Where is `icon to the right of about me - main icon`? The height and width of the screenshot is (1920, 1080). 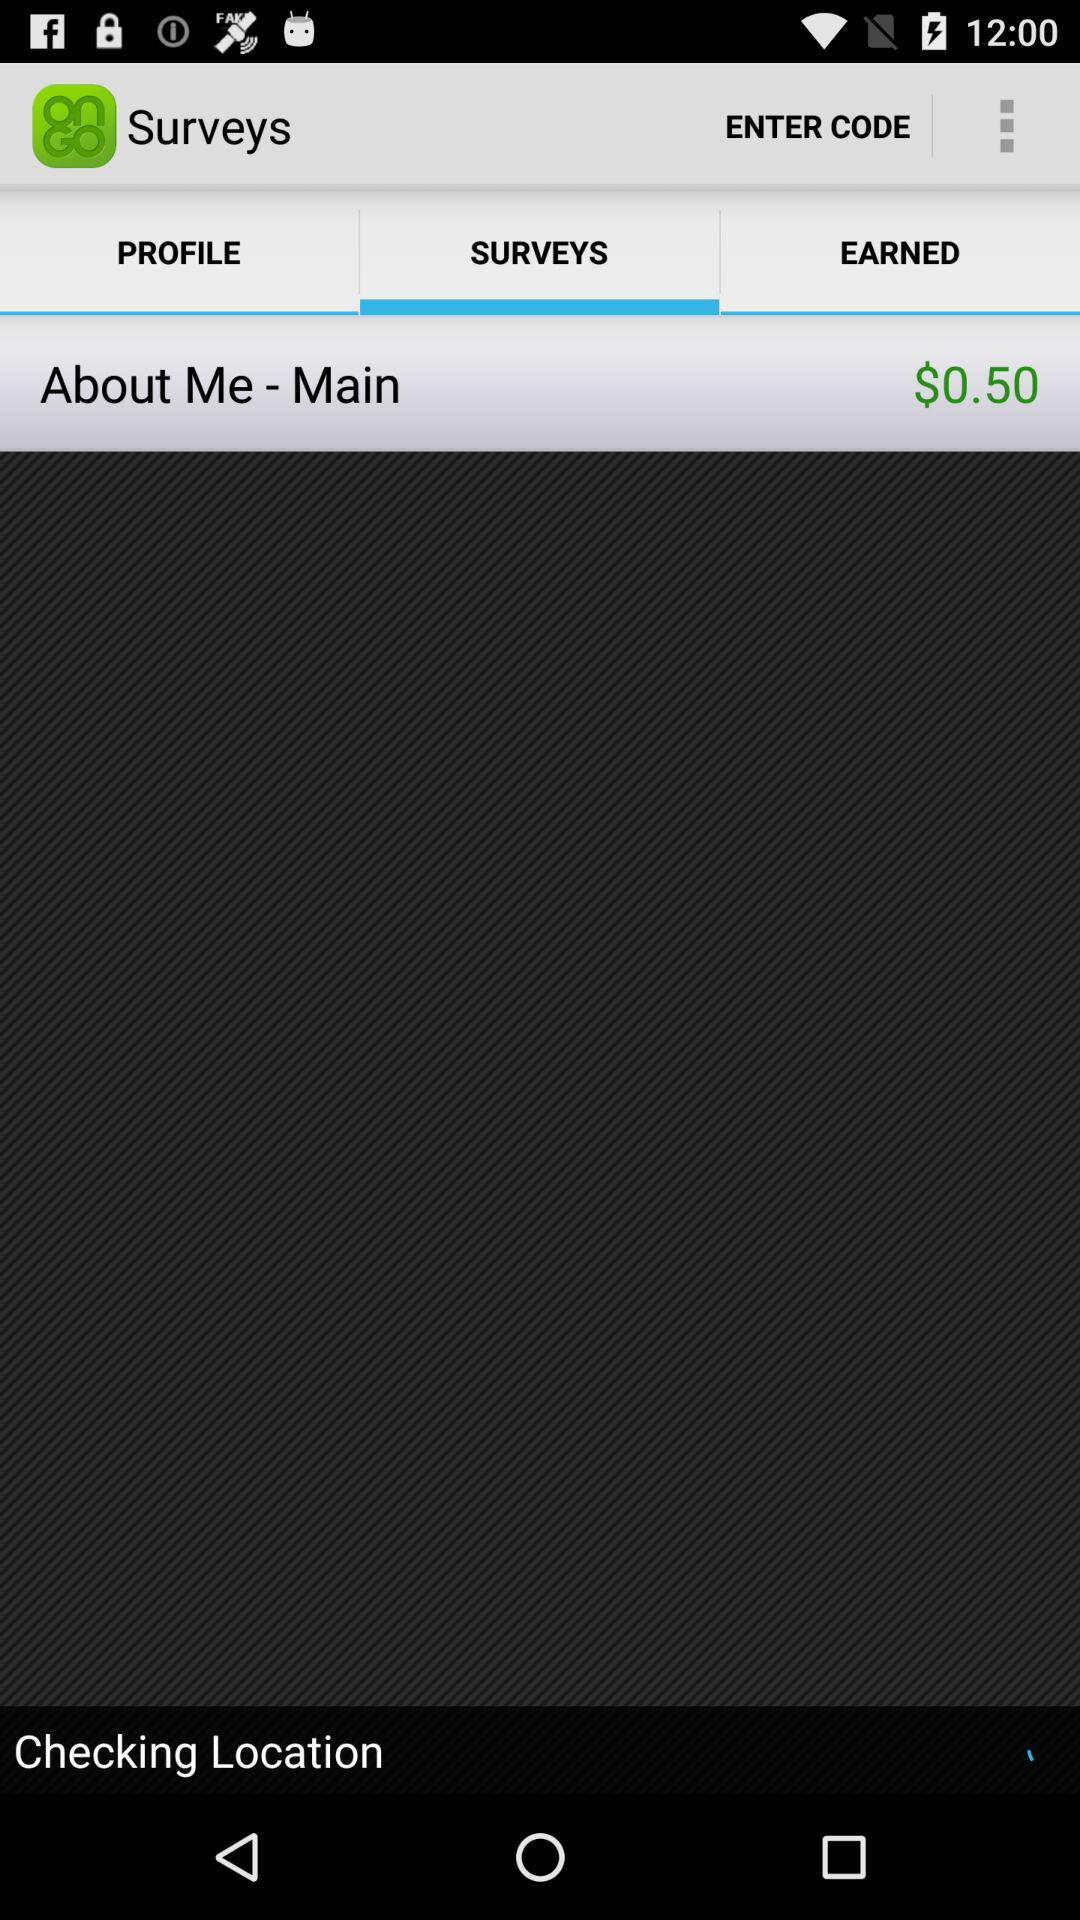
icon to the right of about me - main icon is located at coordinates (975, 383).